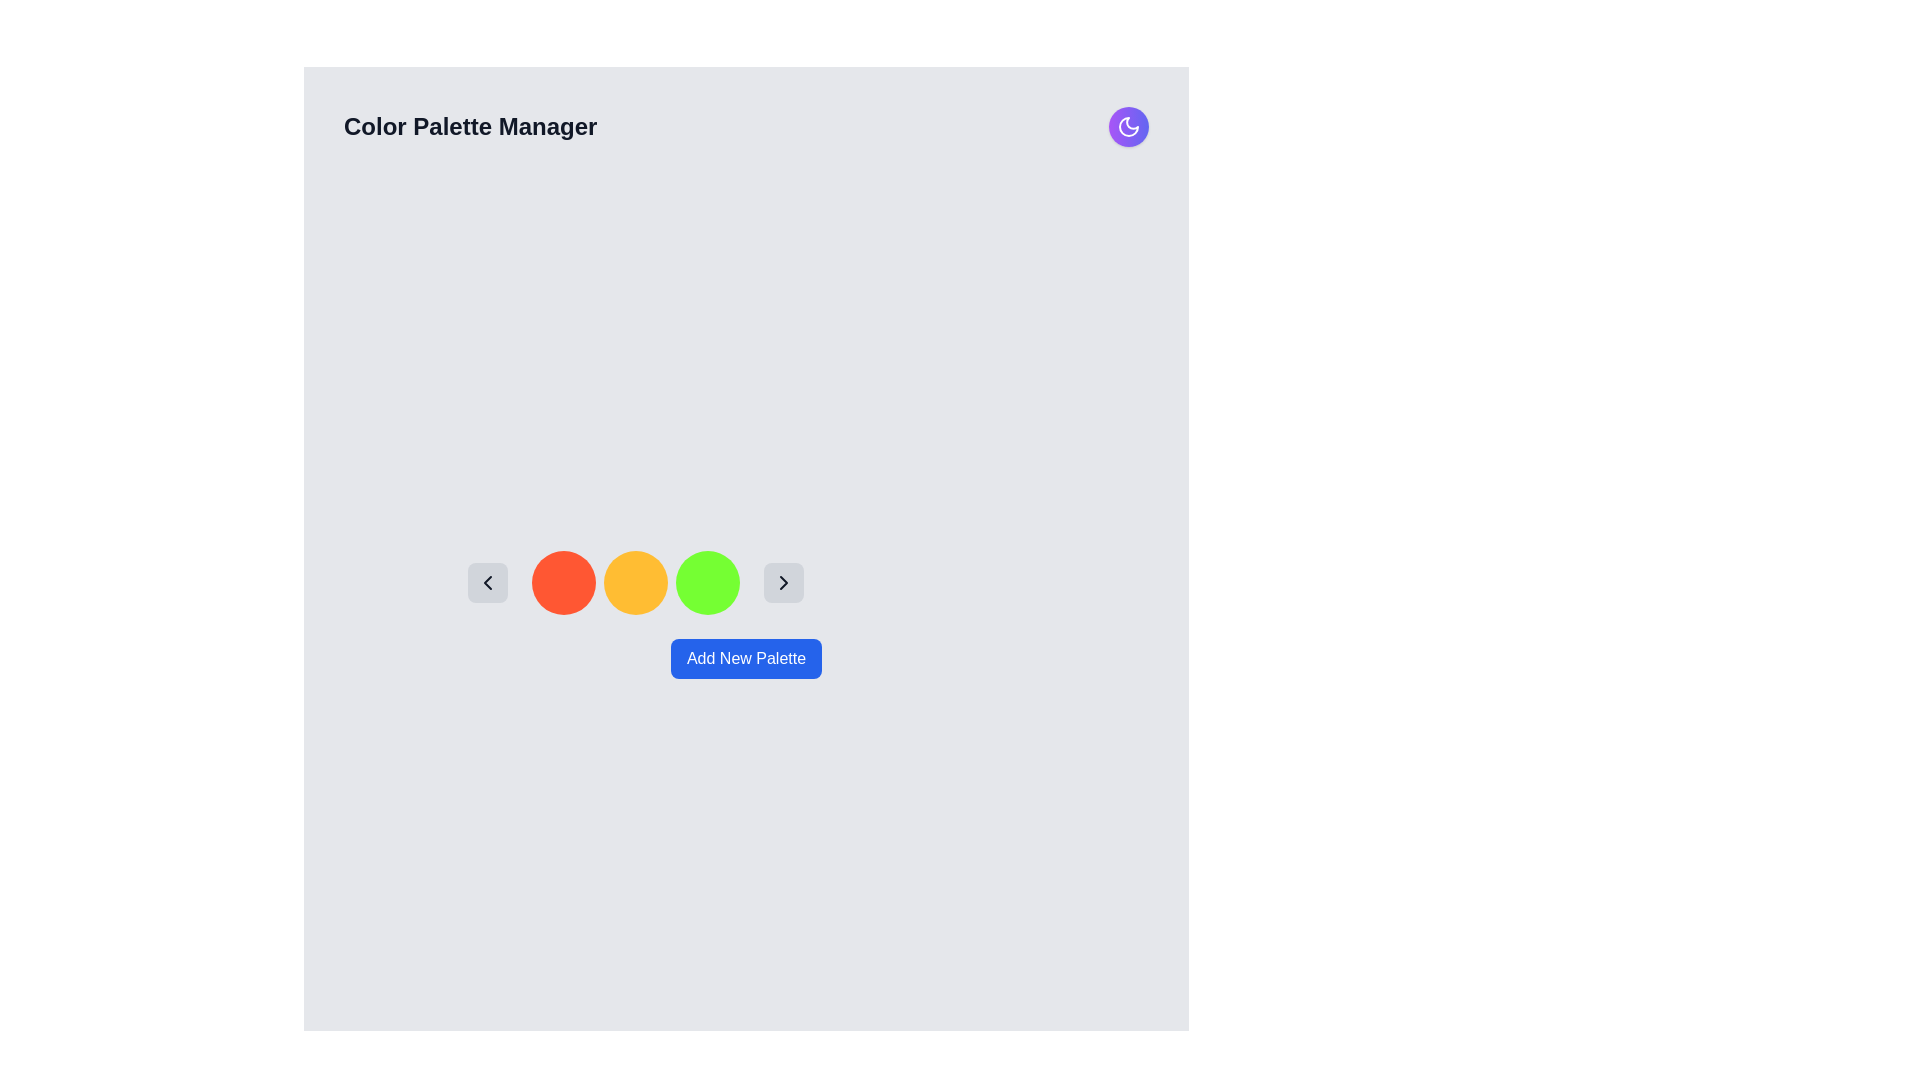 This screenshot has width=1920, height=1080. I want to click on the toggle button in the top-right corner of the 'Color Palette Manager' header, so click(1128, 127).